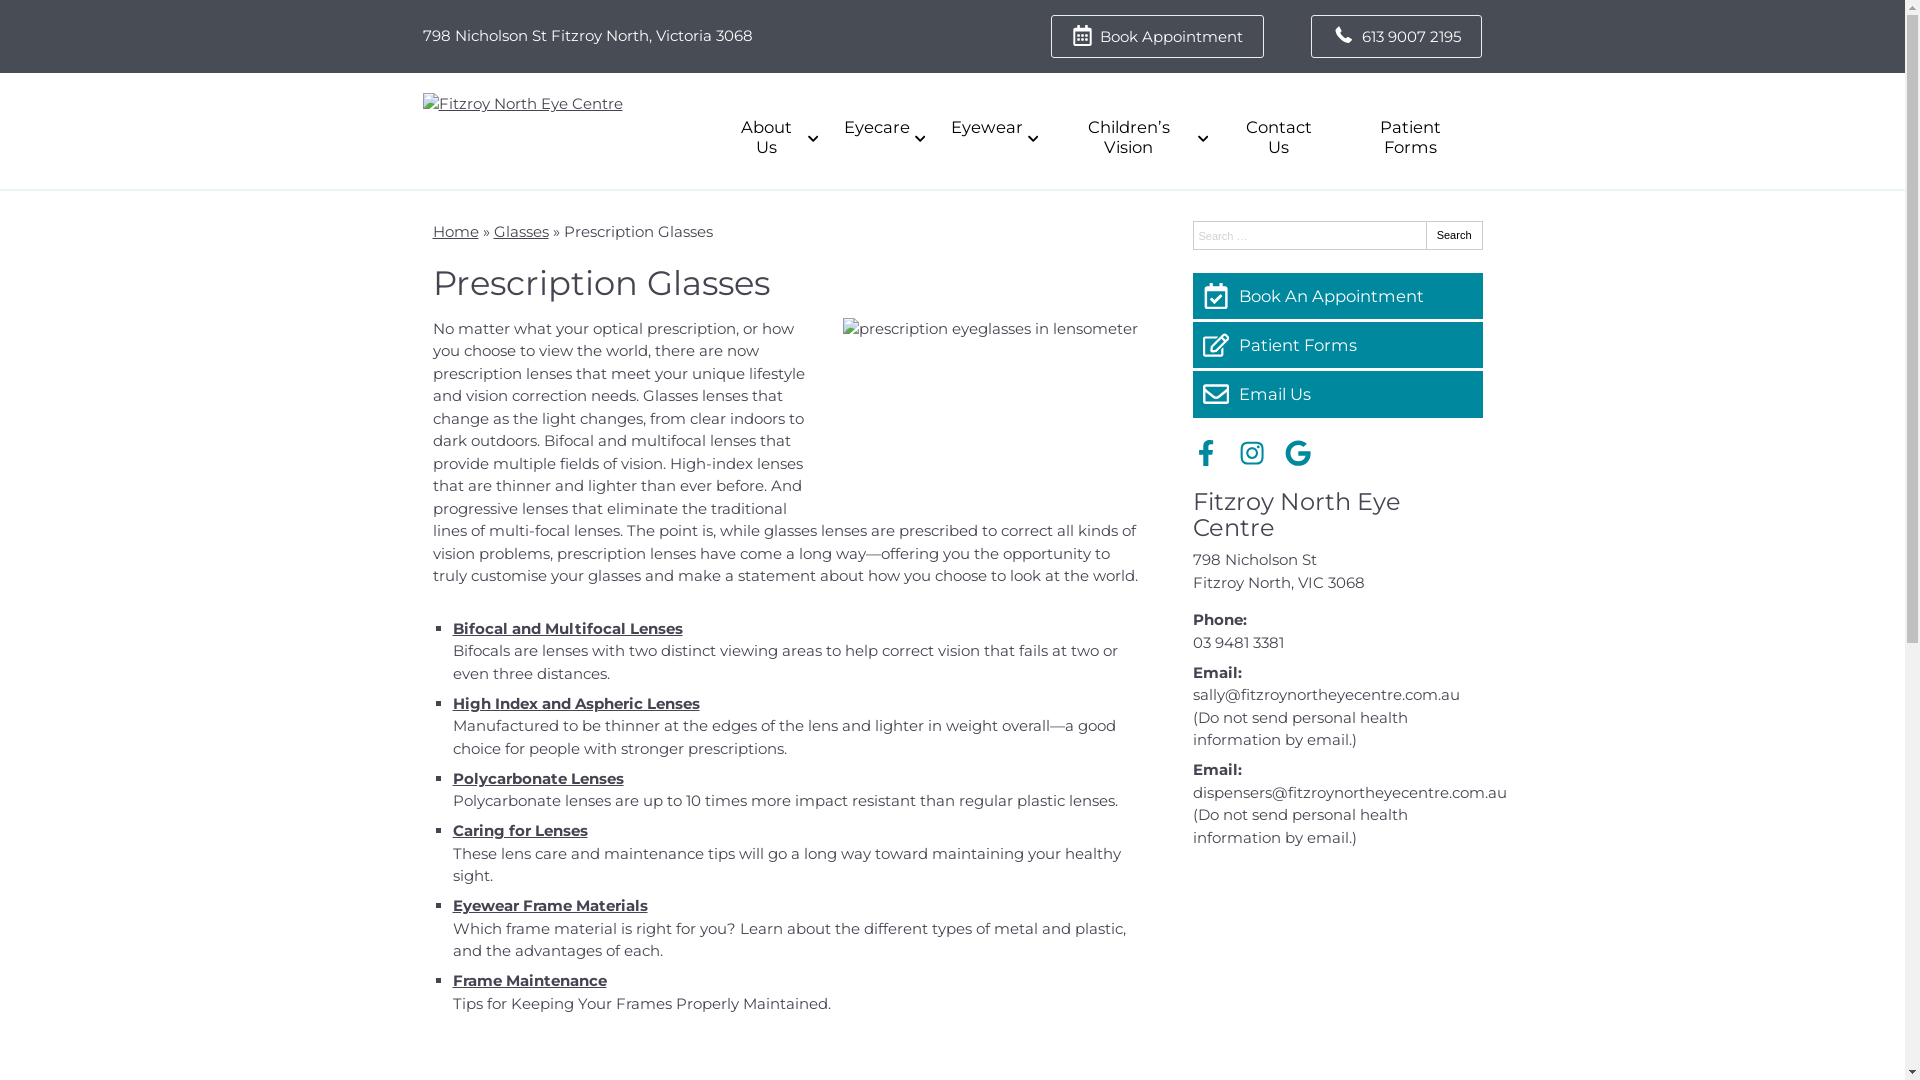 This screenshot has width=1920, height=1080. Describe the element at coordinates (1310, 36) in the screenshot. I see `'613 9007 2195'` at that location.